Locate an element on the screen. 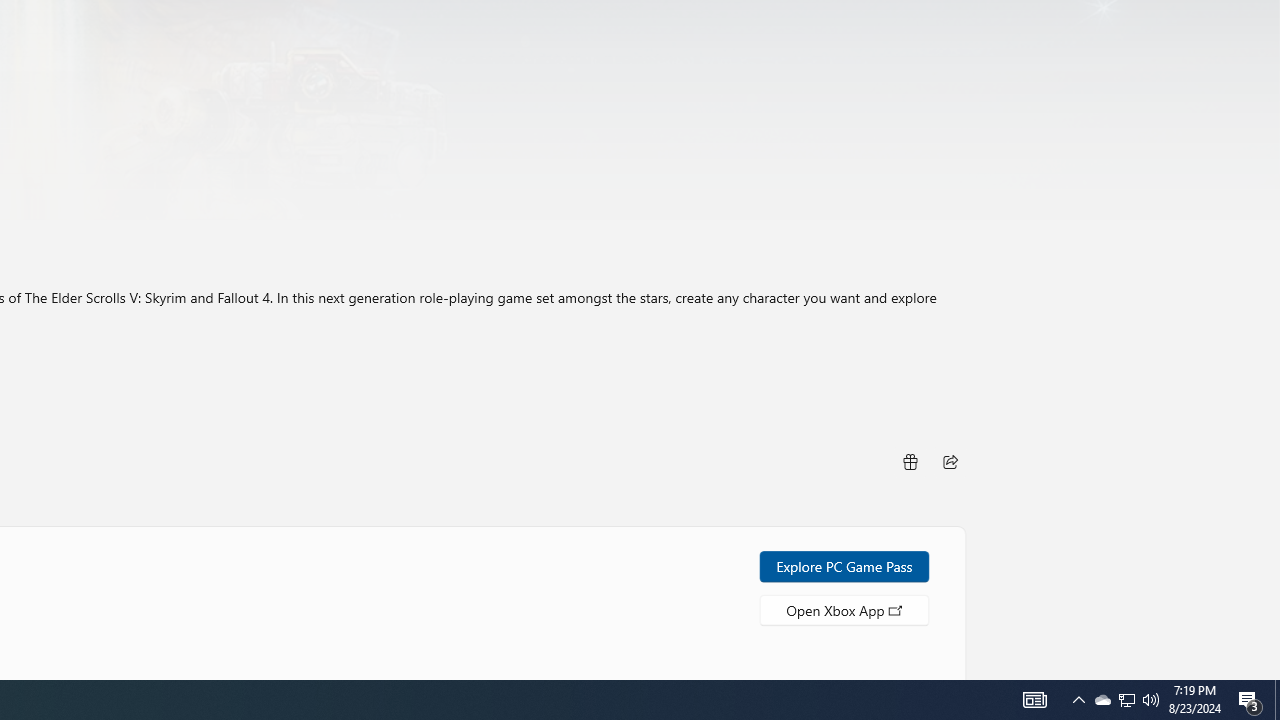  'Share' is located at coordinates (949, 460).